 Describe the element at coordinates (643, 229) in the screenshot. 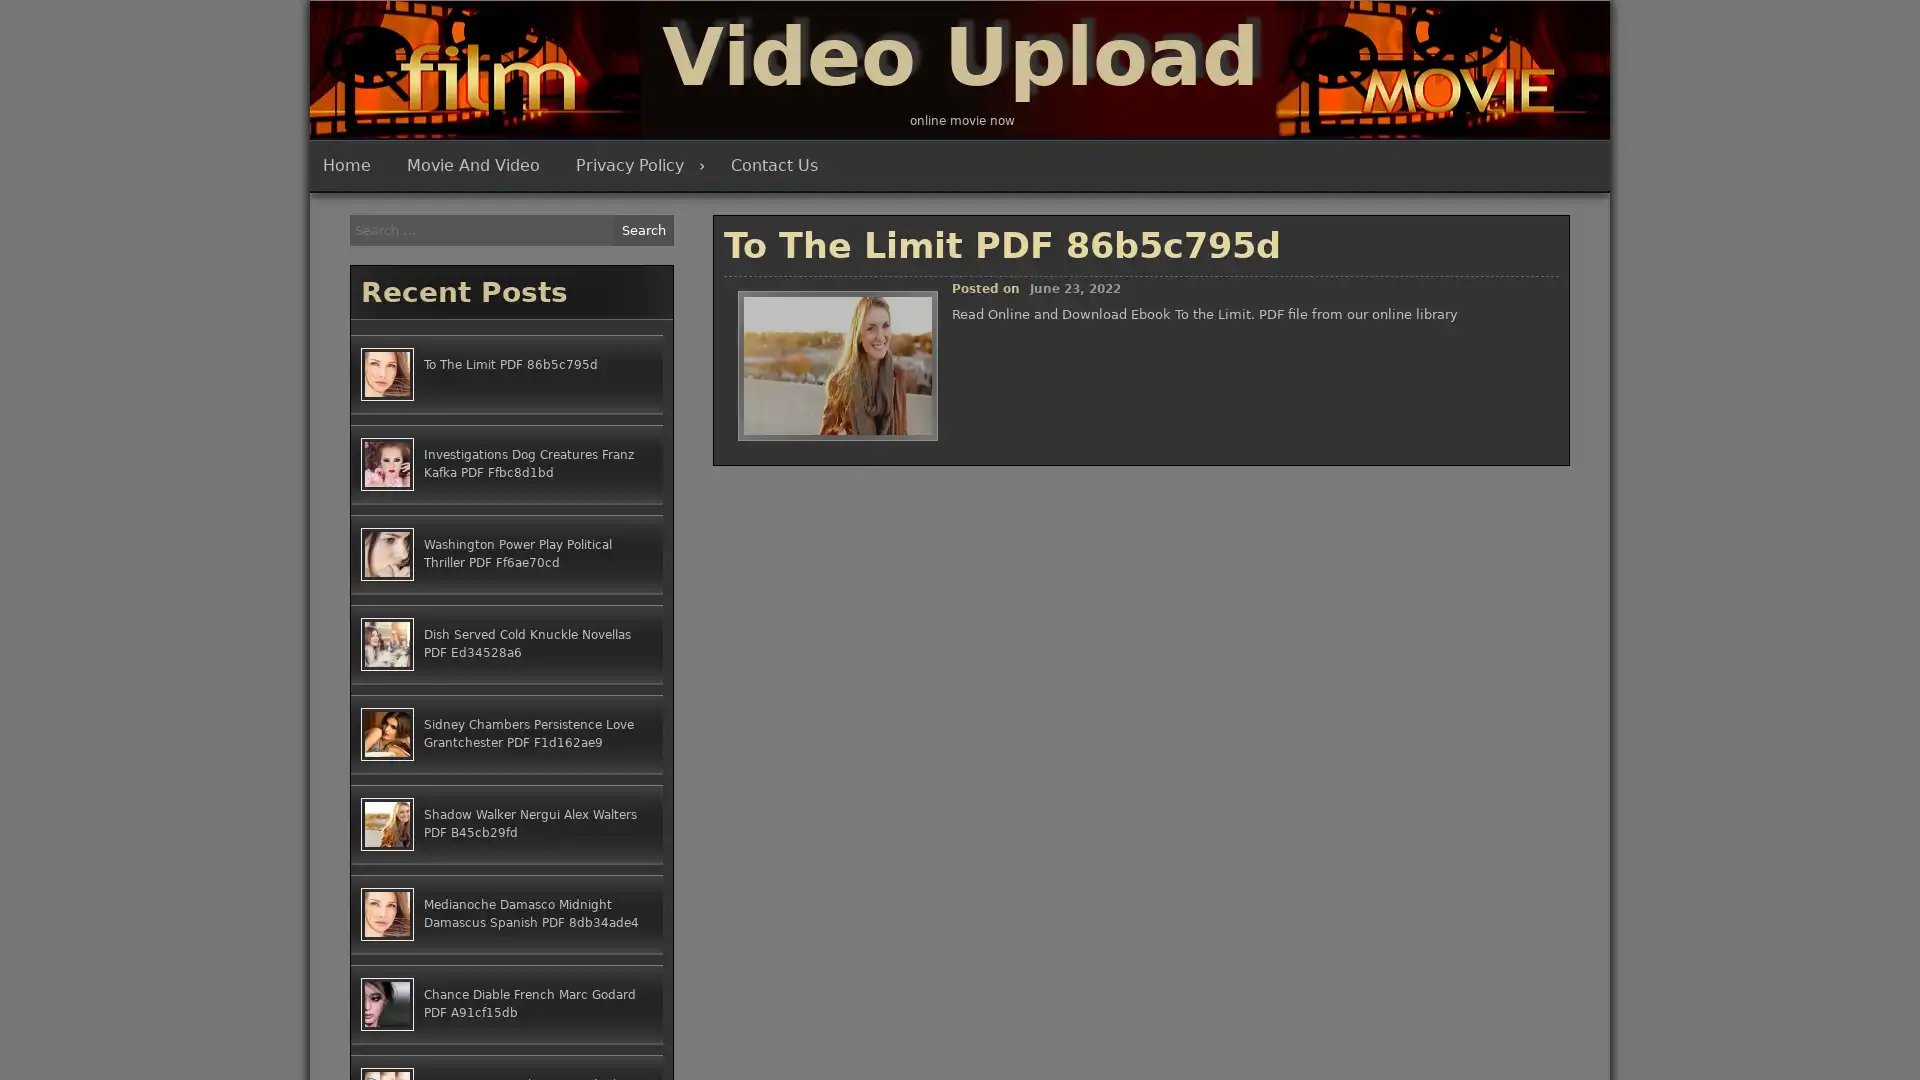

I see `Search` at that location.